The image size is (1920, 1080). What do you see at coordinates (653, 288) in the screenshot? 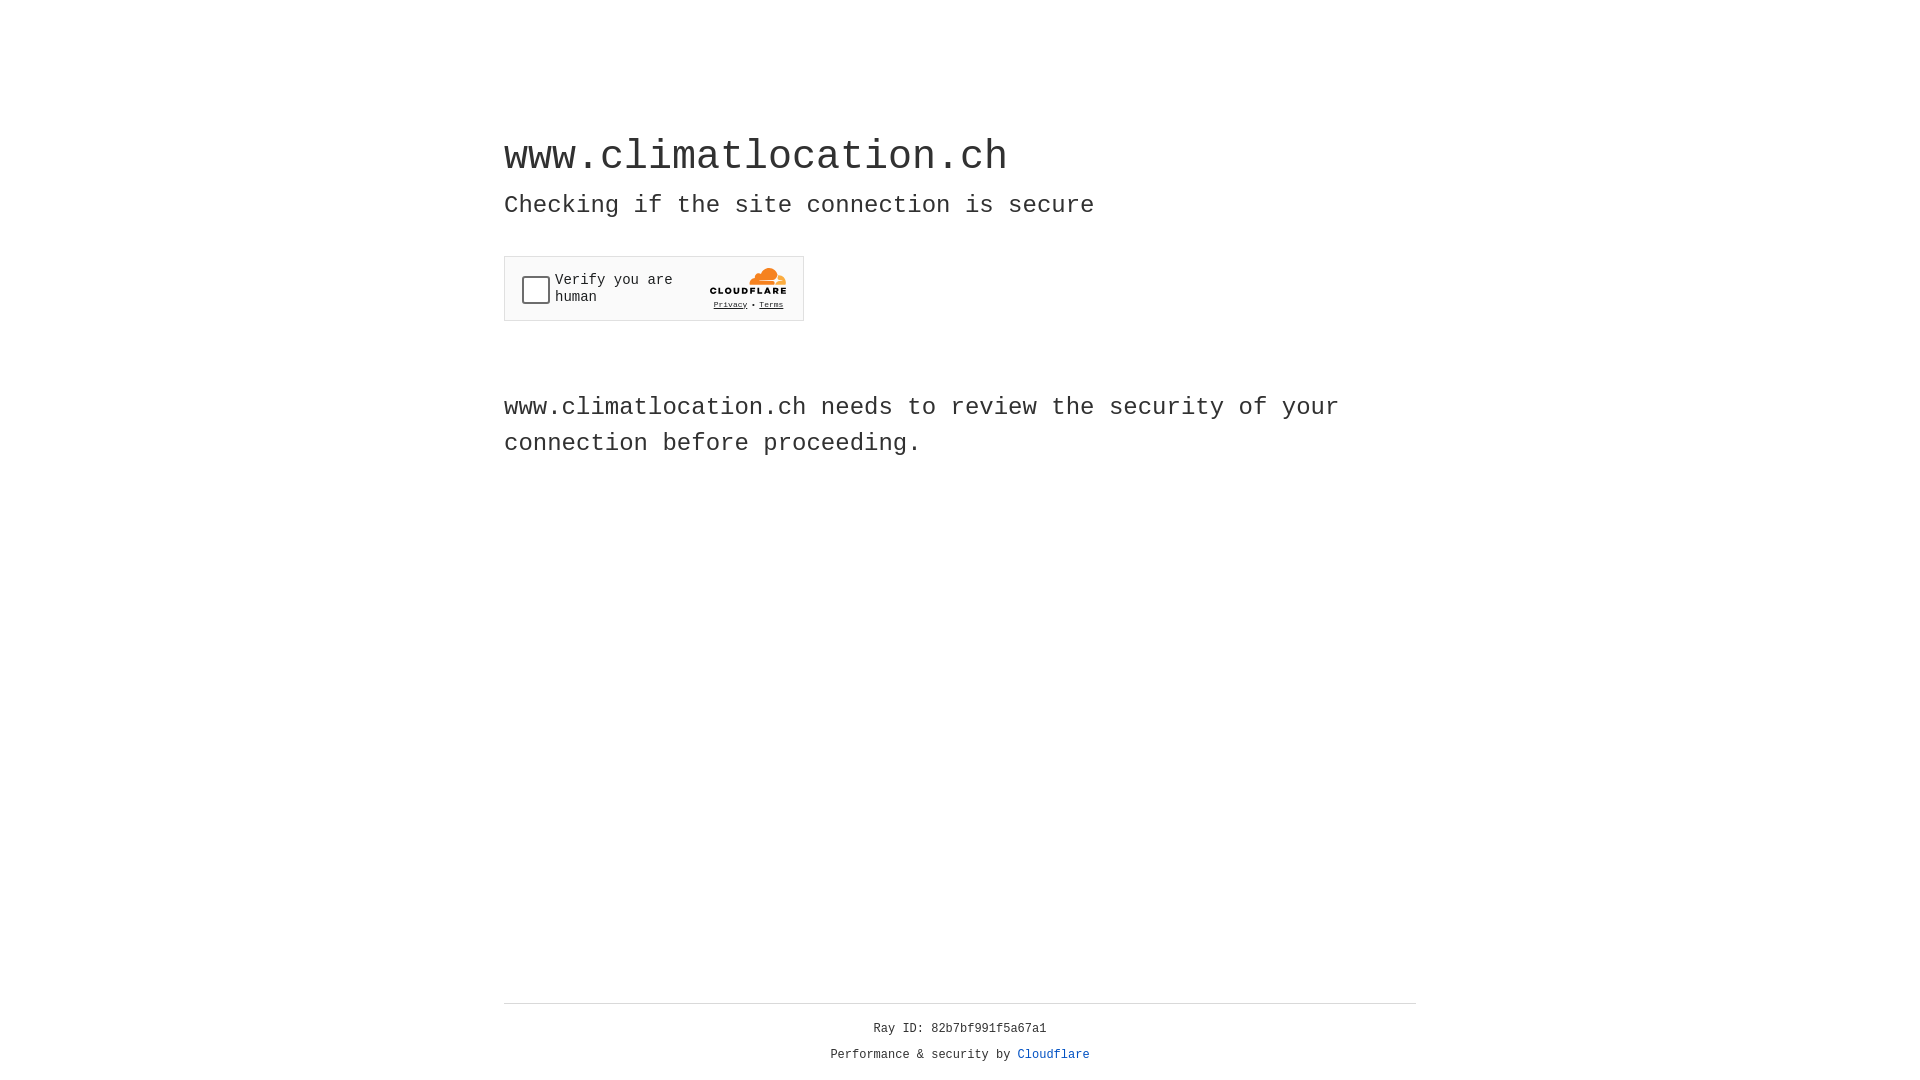
I see `'Widget containing a Cloudflare security challenge'` at bounding box center [653, 288].